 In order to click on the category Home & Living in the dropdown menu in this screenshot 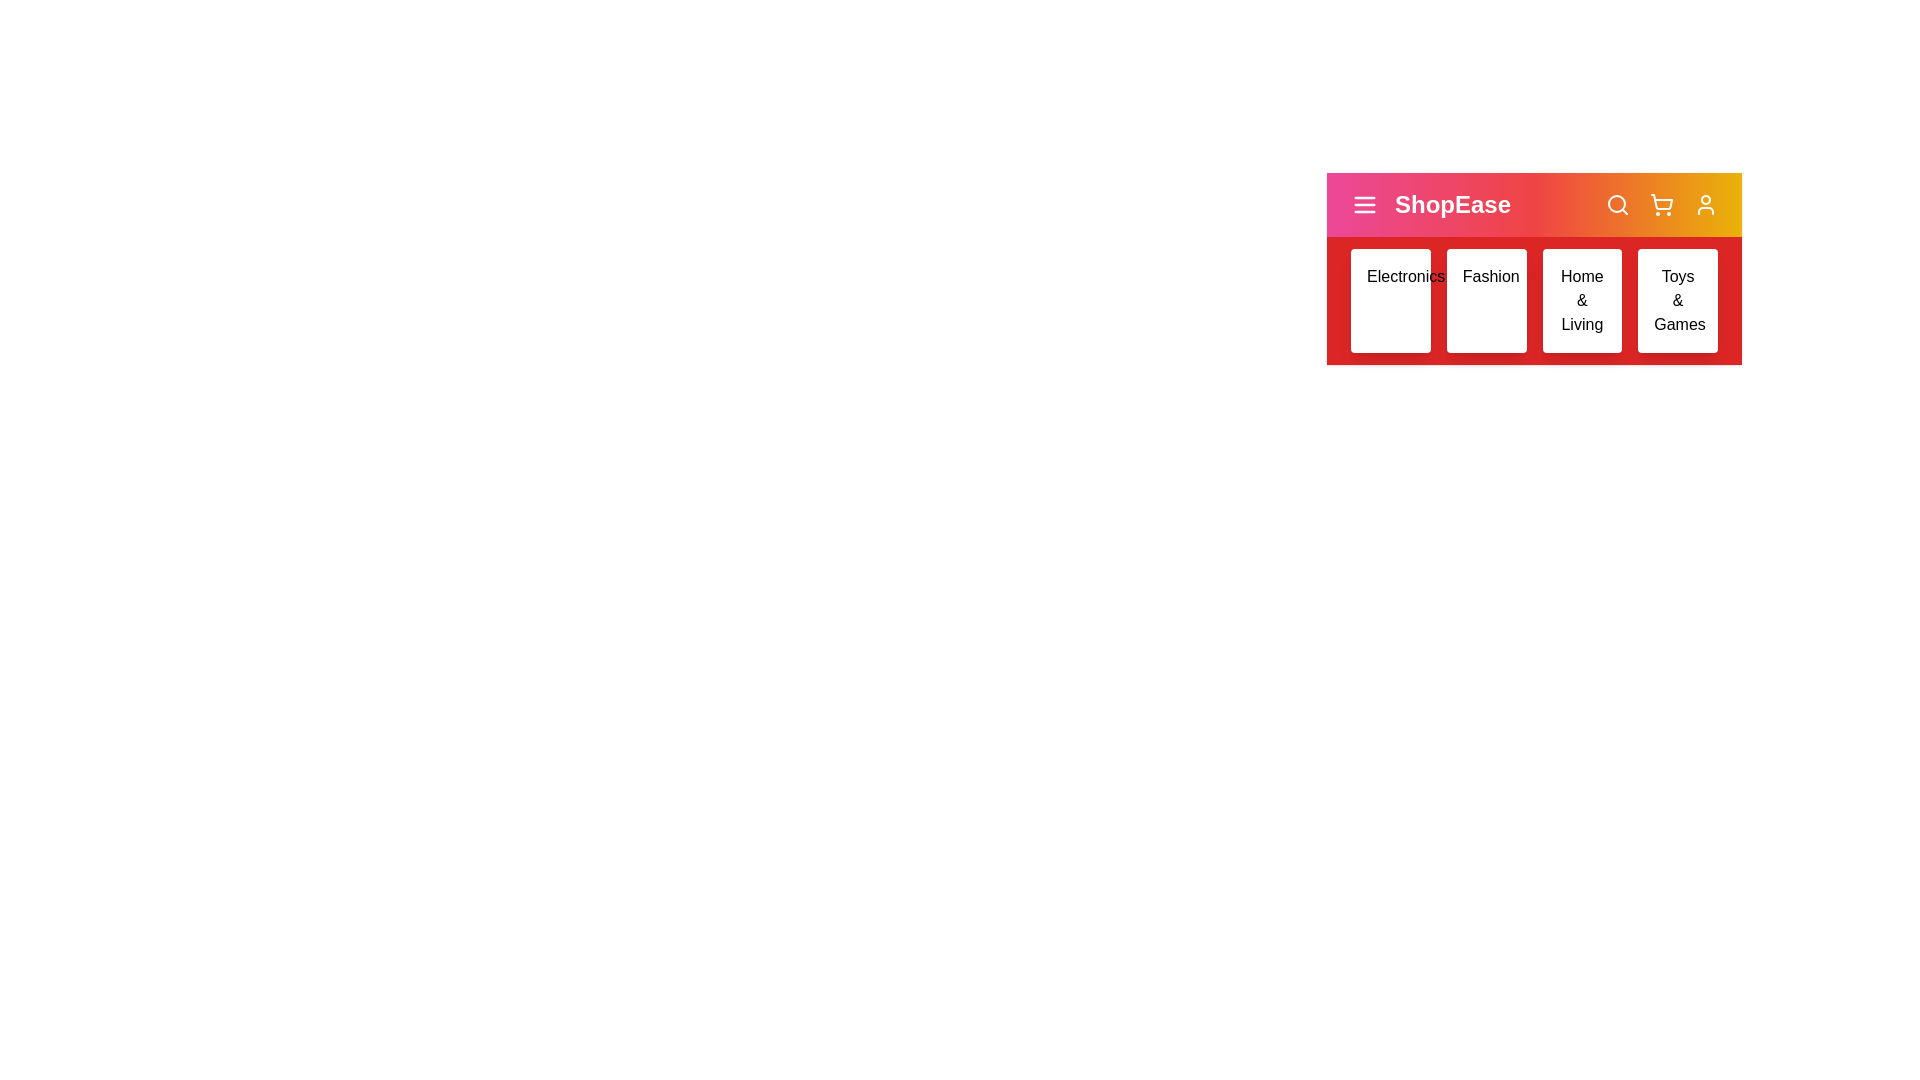, I will do `click(1581, 300)`.